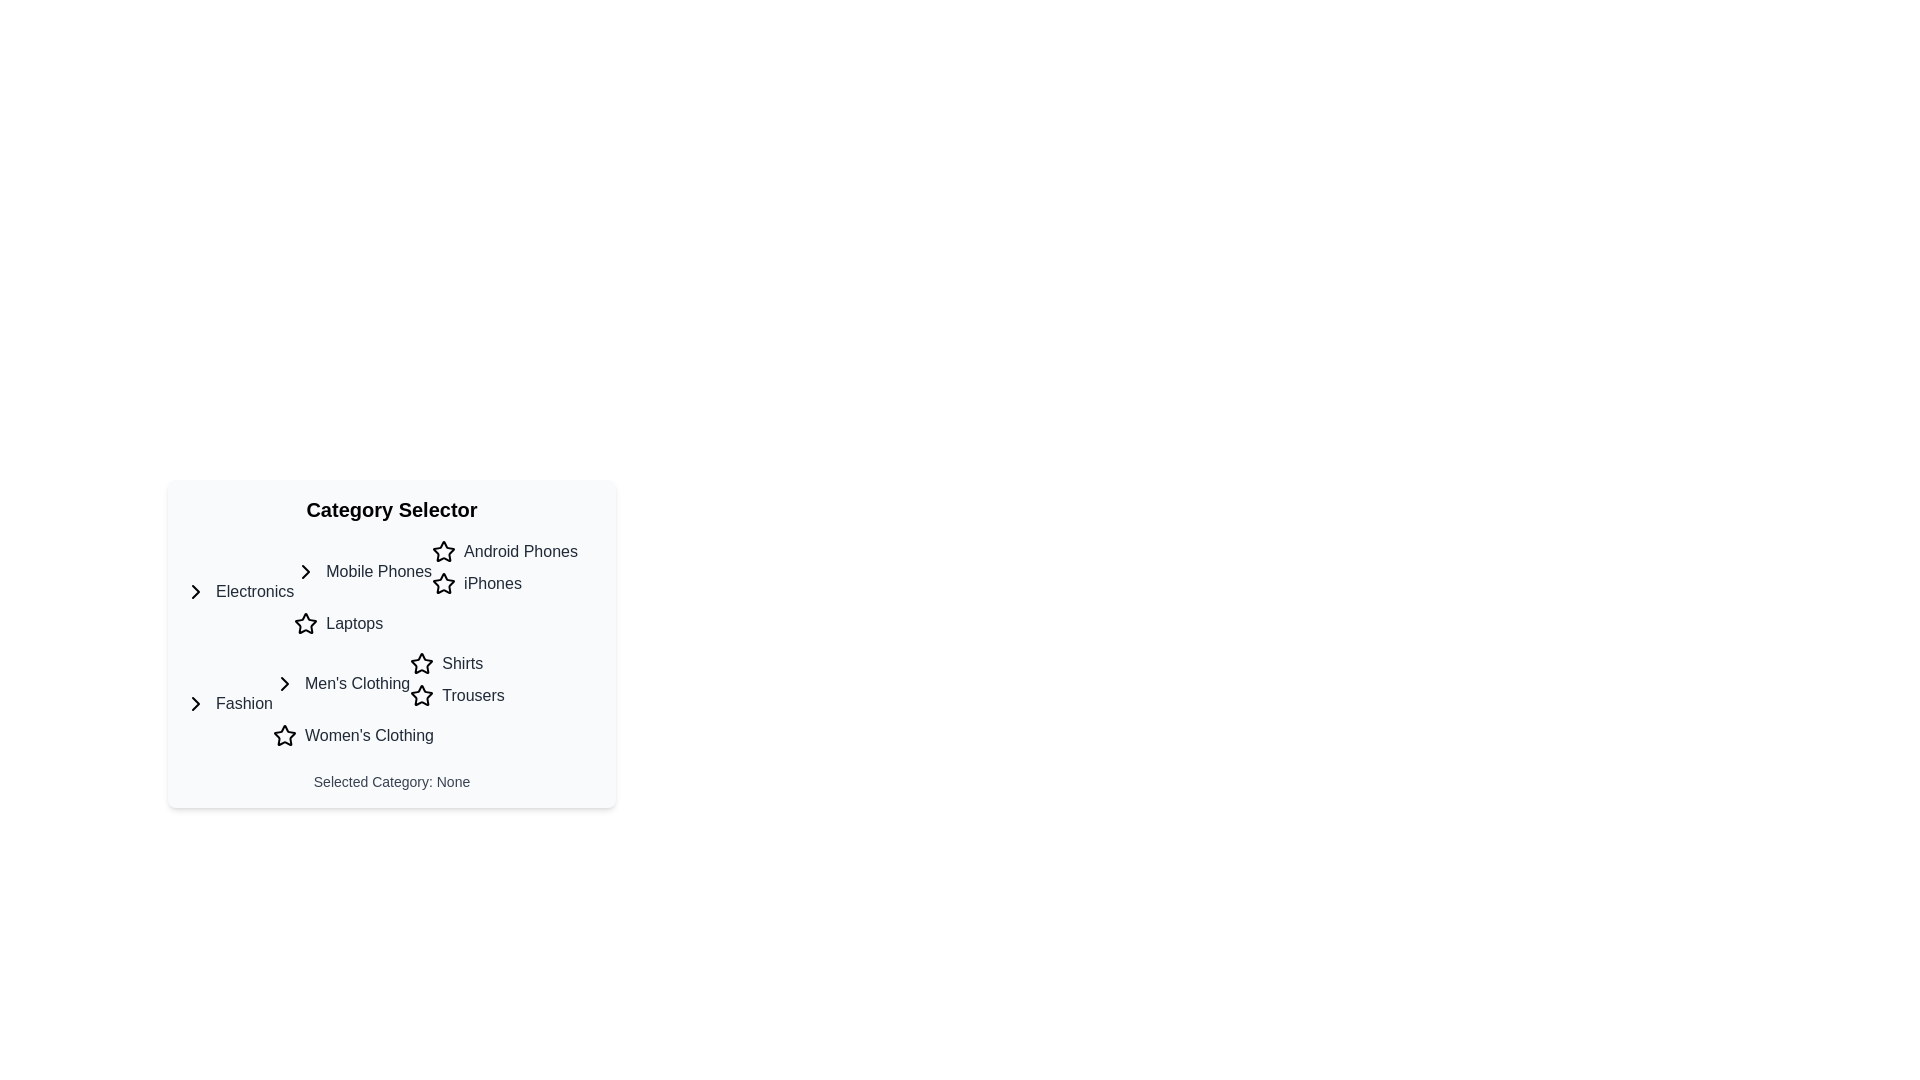 Image resolution: width=1920 pixels, height=1080 pixels. Describe the element at coordinates (456, 663) in the screenshot. I see `the 'Shirts' category option under the 'Men's Clothing' section in the 'Fashion' category` at that location.